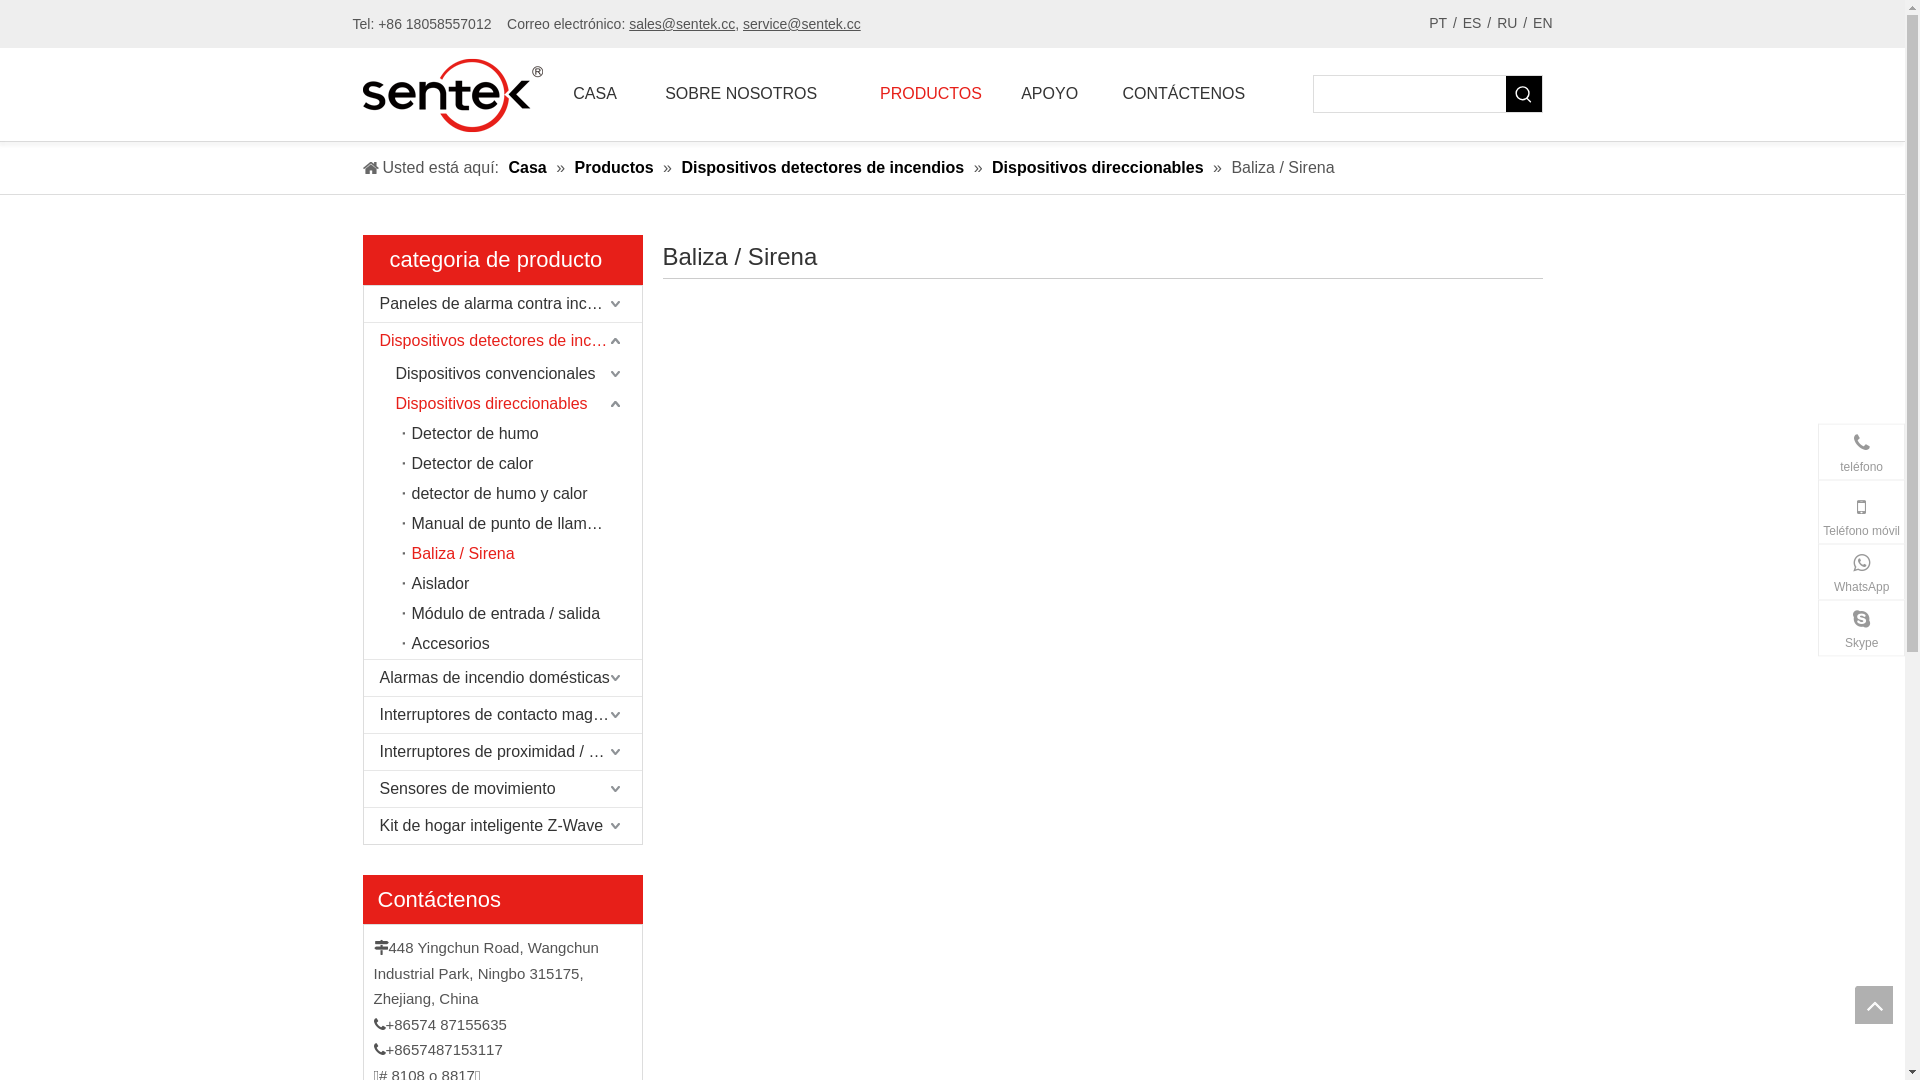  What do you see at coordinates (1541, 23) in the screenshot?
I see `'EN'` at bounding box center [1541, 23].